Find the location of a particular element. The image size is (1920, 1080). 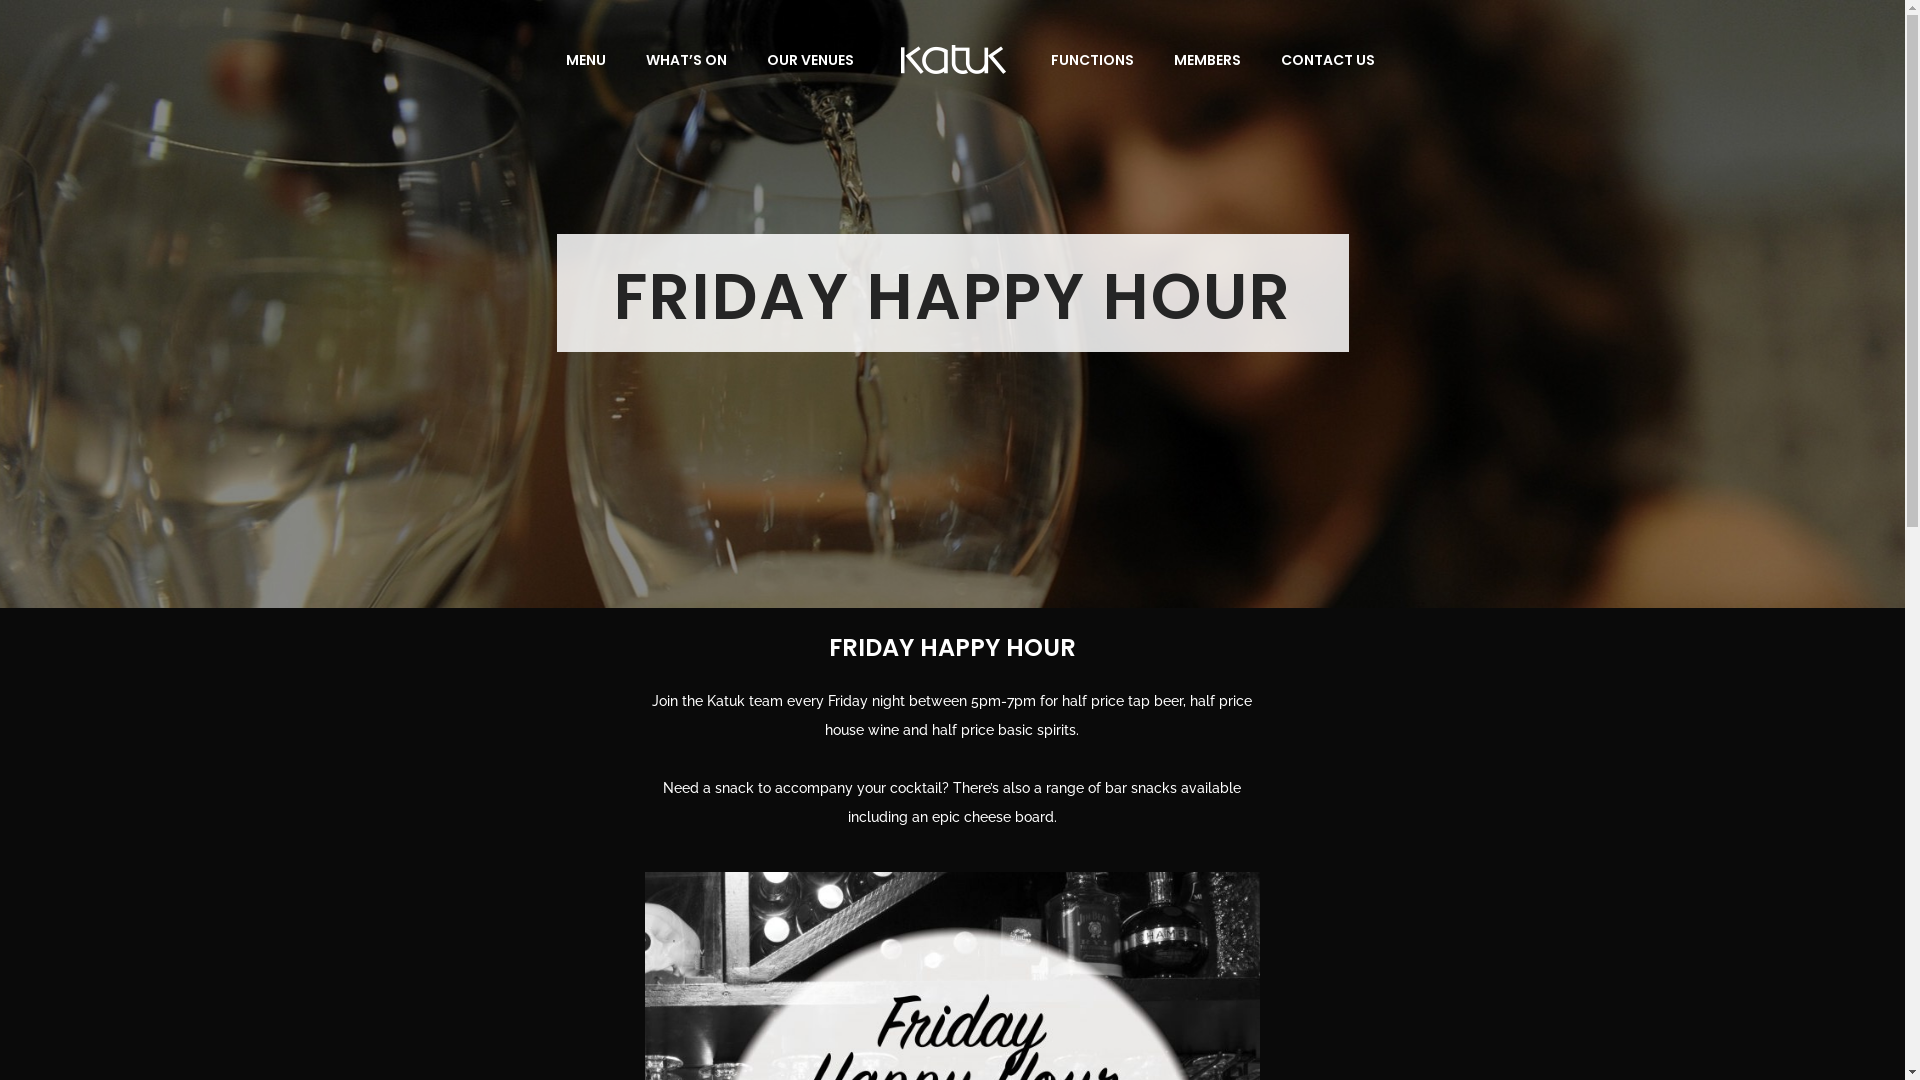

'MEMBERS' is located at coordinates (1206, 59).